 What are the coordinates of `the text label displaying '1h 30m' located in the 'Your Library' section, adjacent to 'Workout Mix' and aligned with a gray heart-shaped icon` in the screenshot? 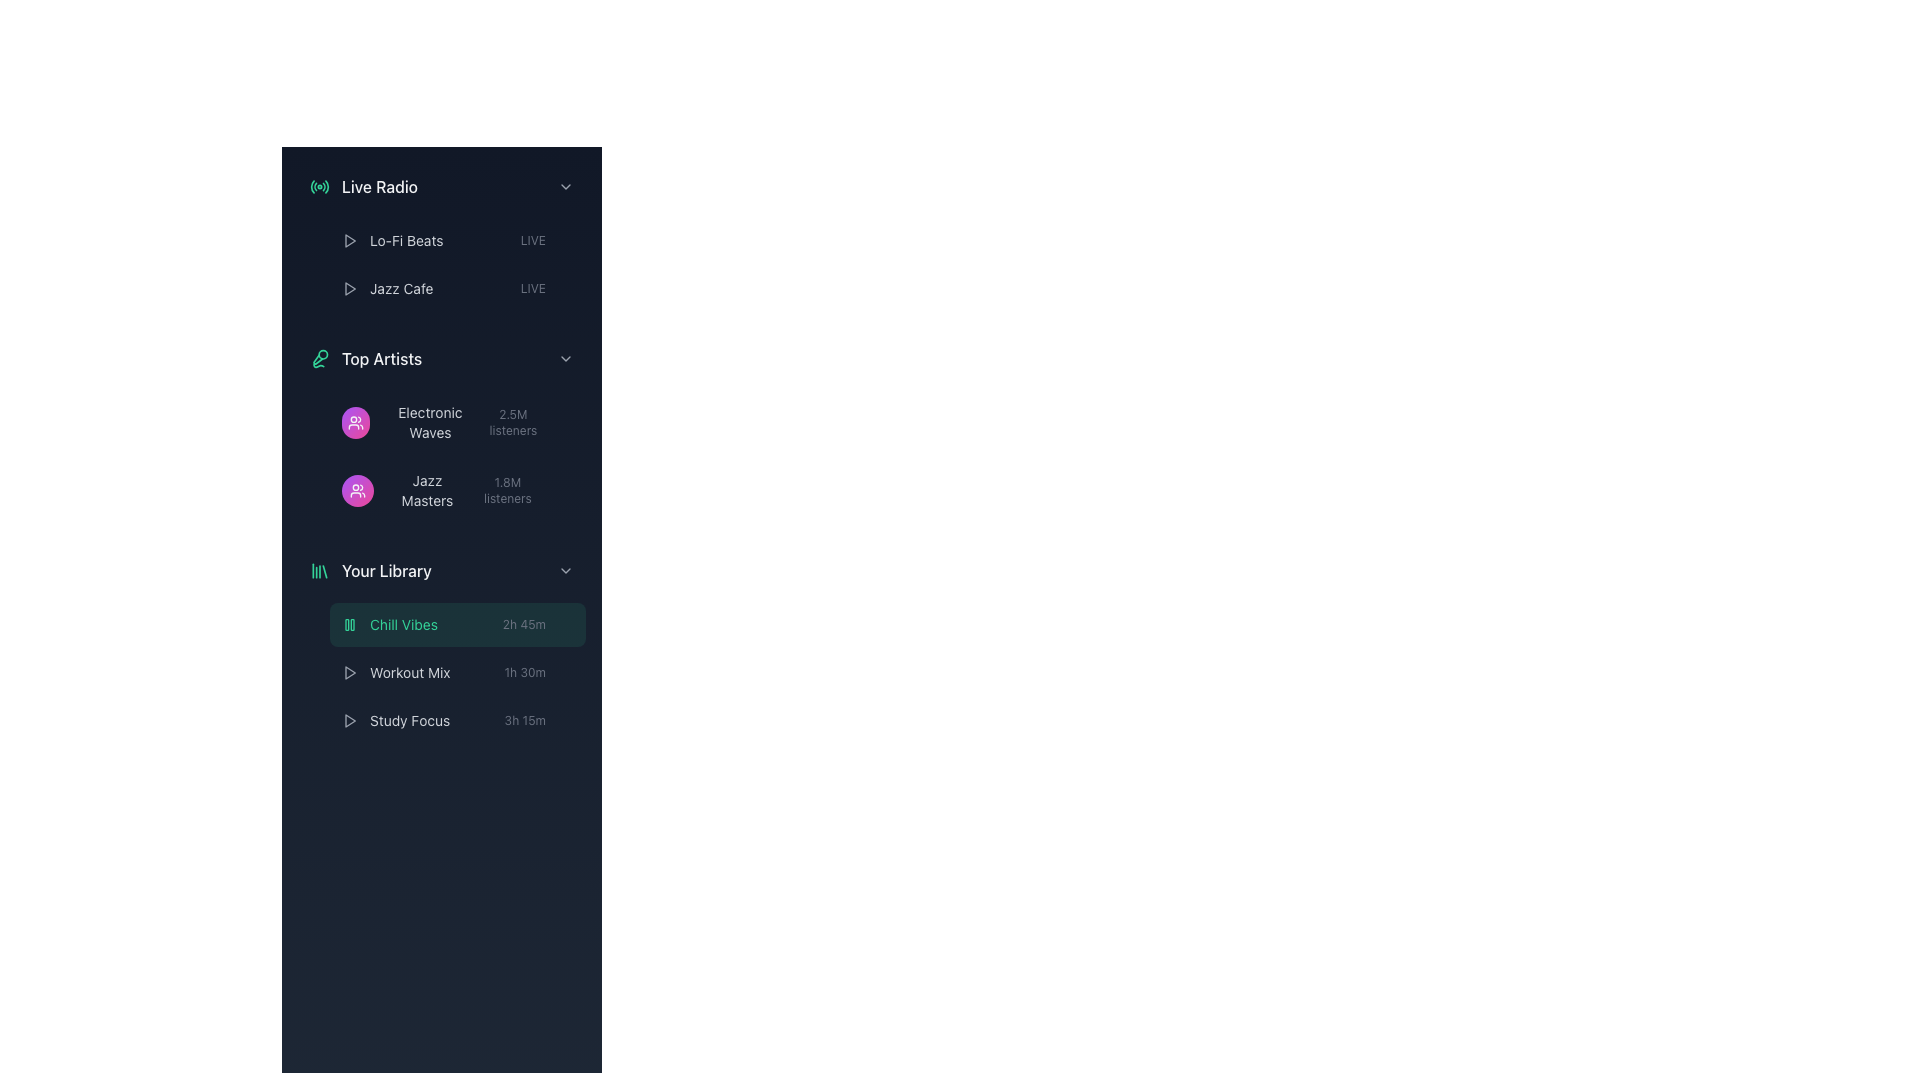 It's located at (525, 672).